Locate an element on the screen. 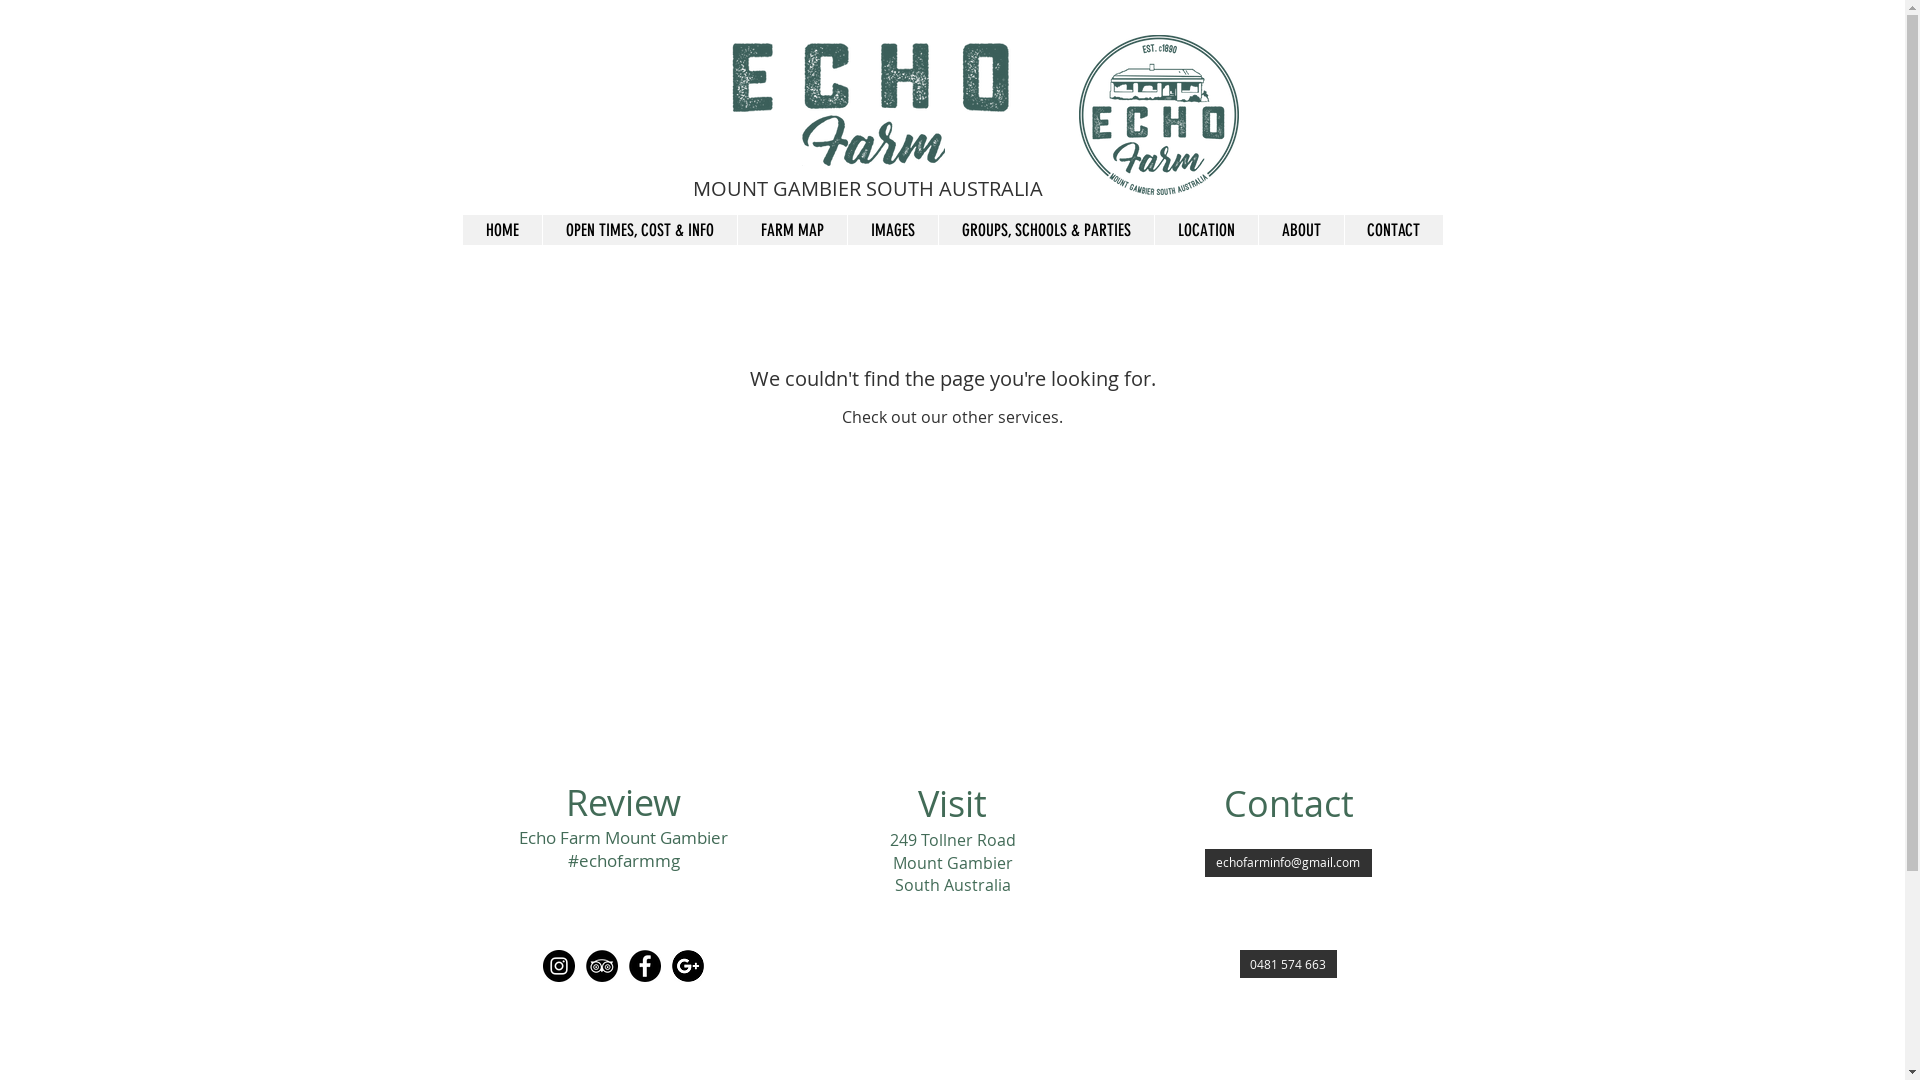 Image resolution: width=1920 pixels, height=1080 pixels. '0481 574 663' is located at coordinates (1238, 963).